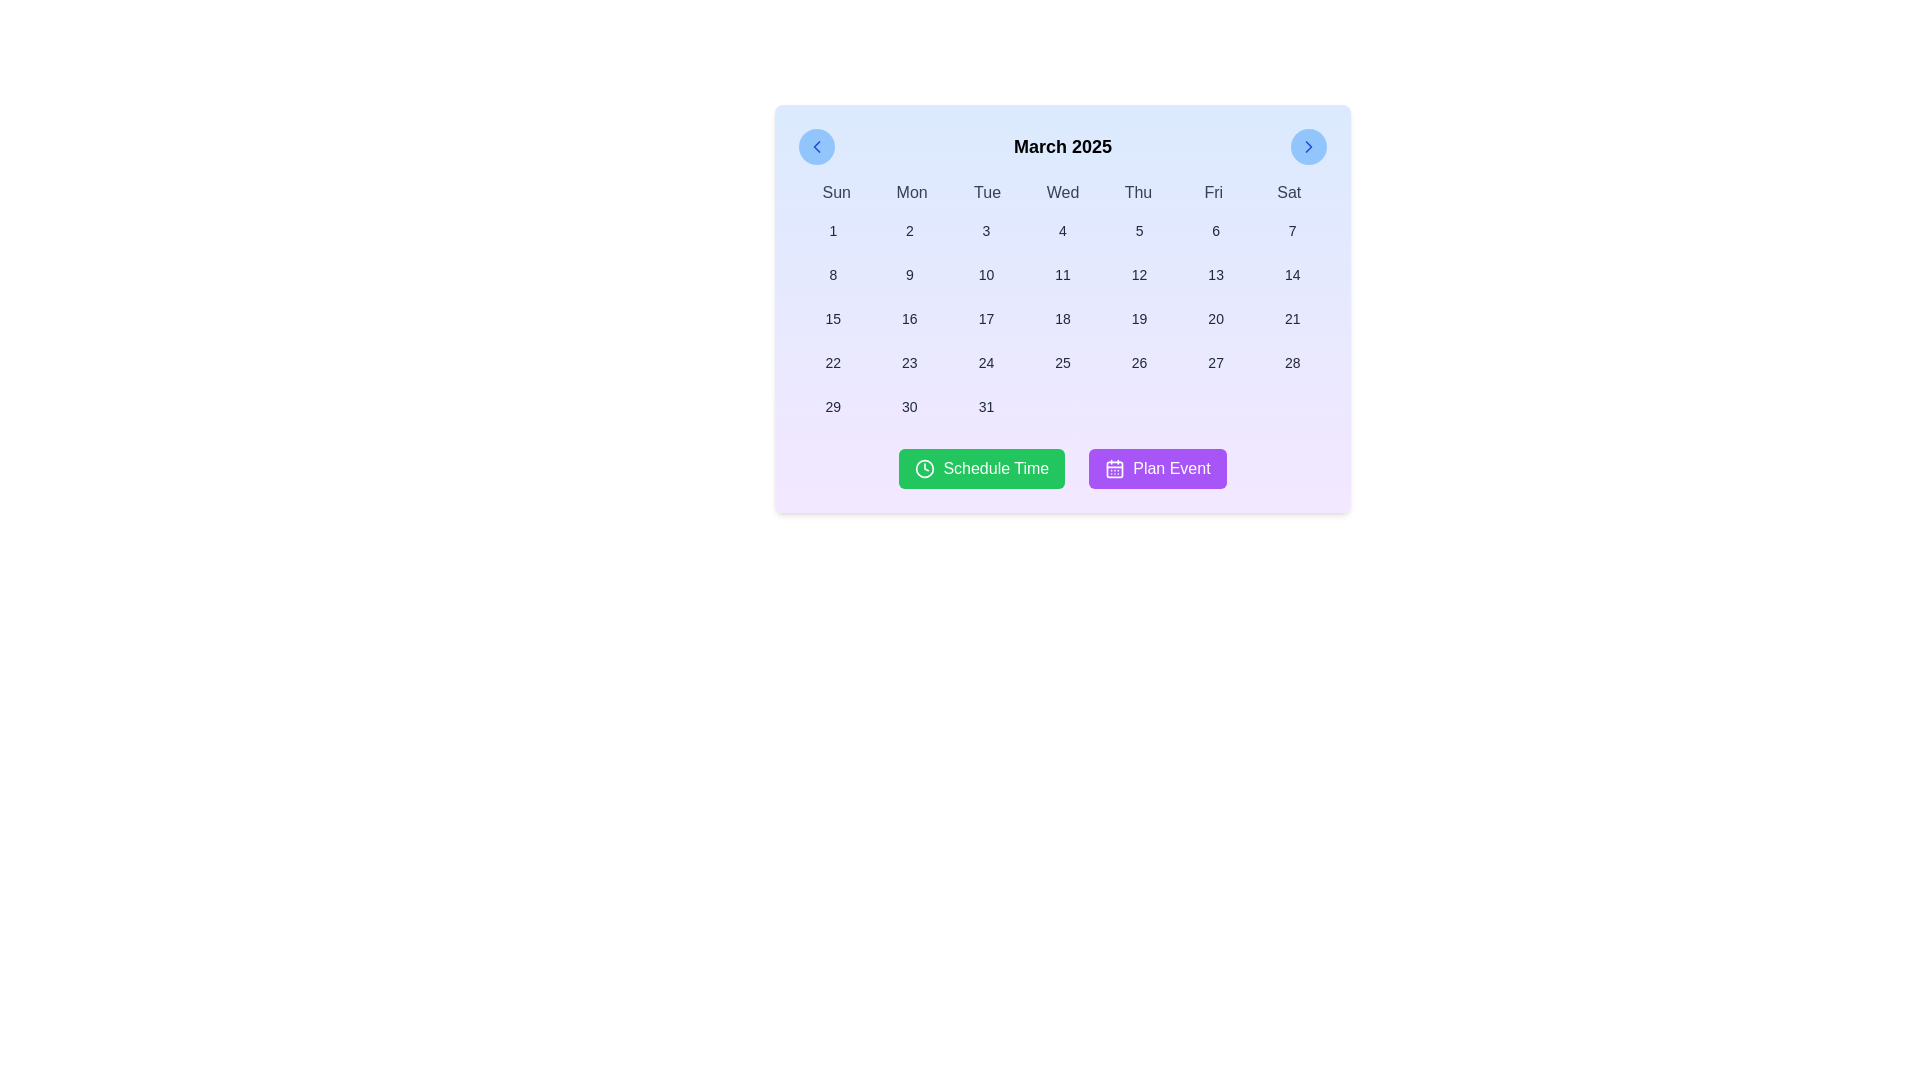 This screenshot has height=1080, width=1920. I want to click on the calendar button representing the date '31', so click(986, 406).